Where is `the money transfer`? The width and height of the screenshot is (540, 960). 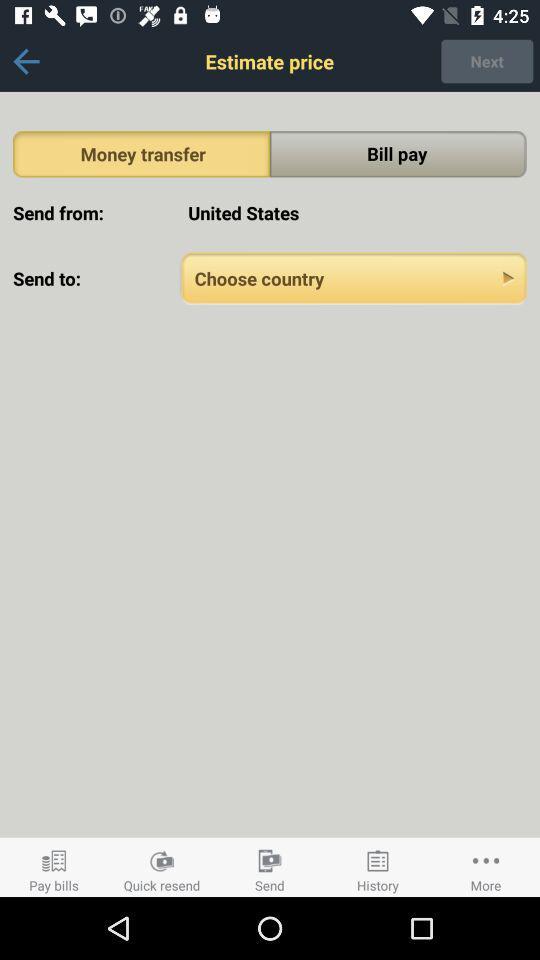
the money transfer is located at coordinates (140, 153).